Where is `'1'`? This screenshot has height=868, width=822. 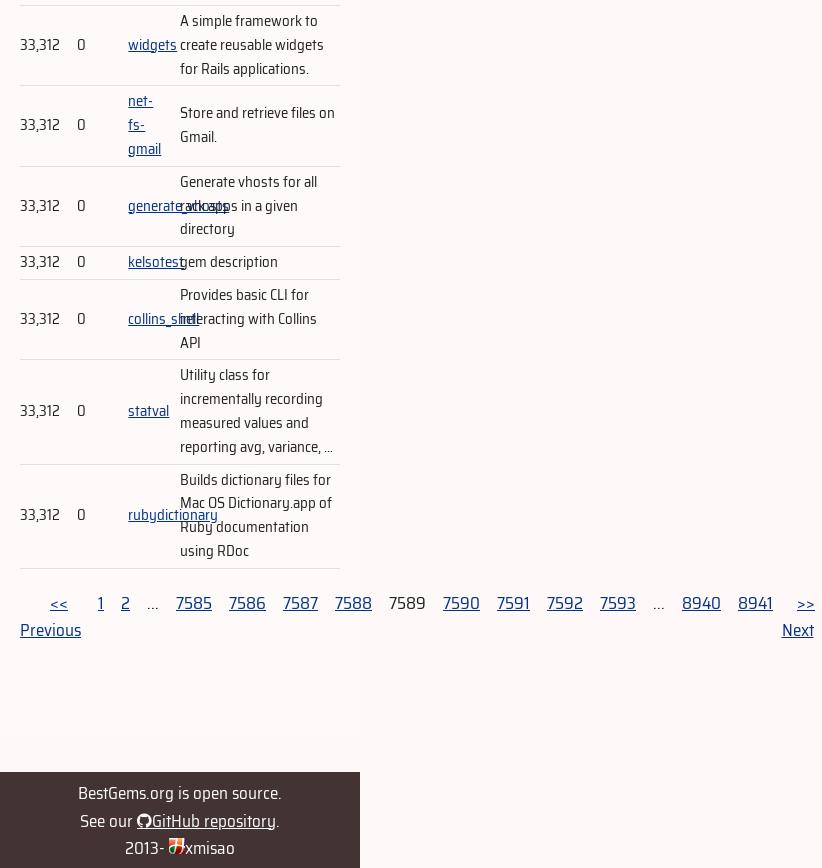 '1' is located at coordinates (100, 601).